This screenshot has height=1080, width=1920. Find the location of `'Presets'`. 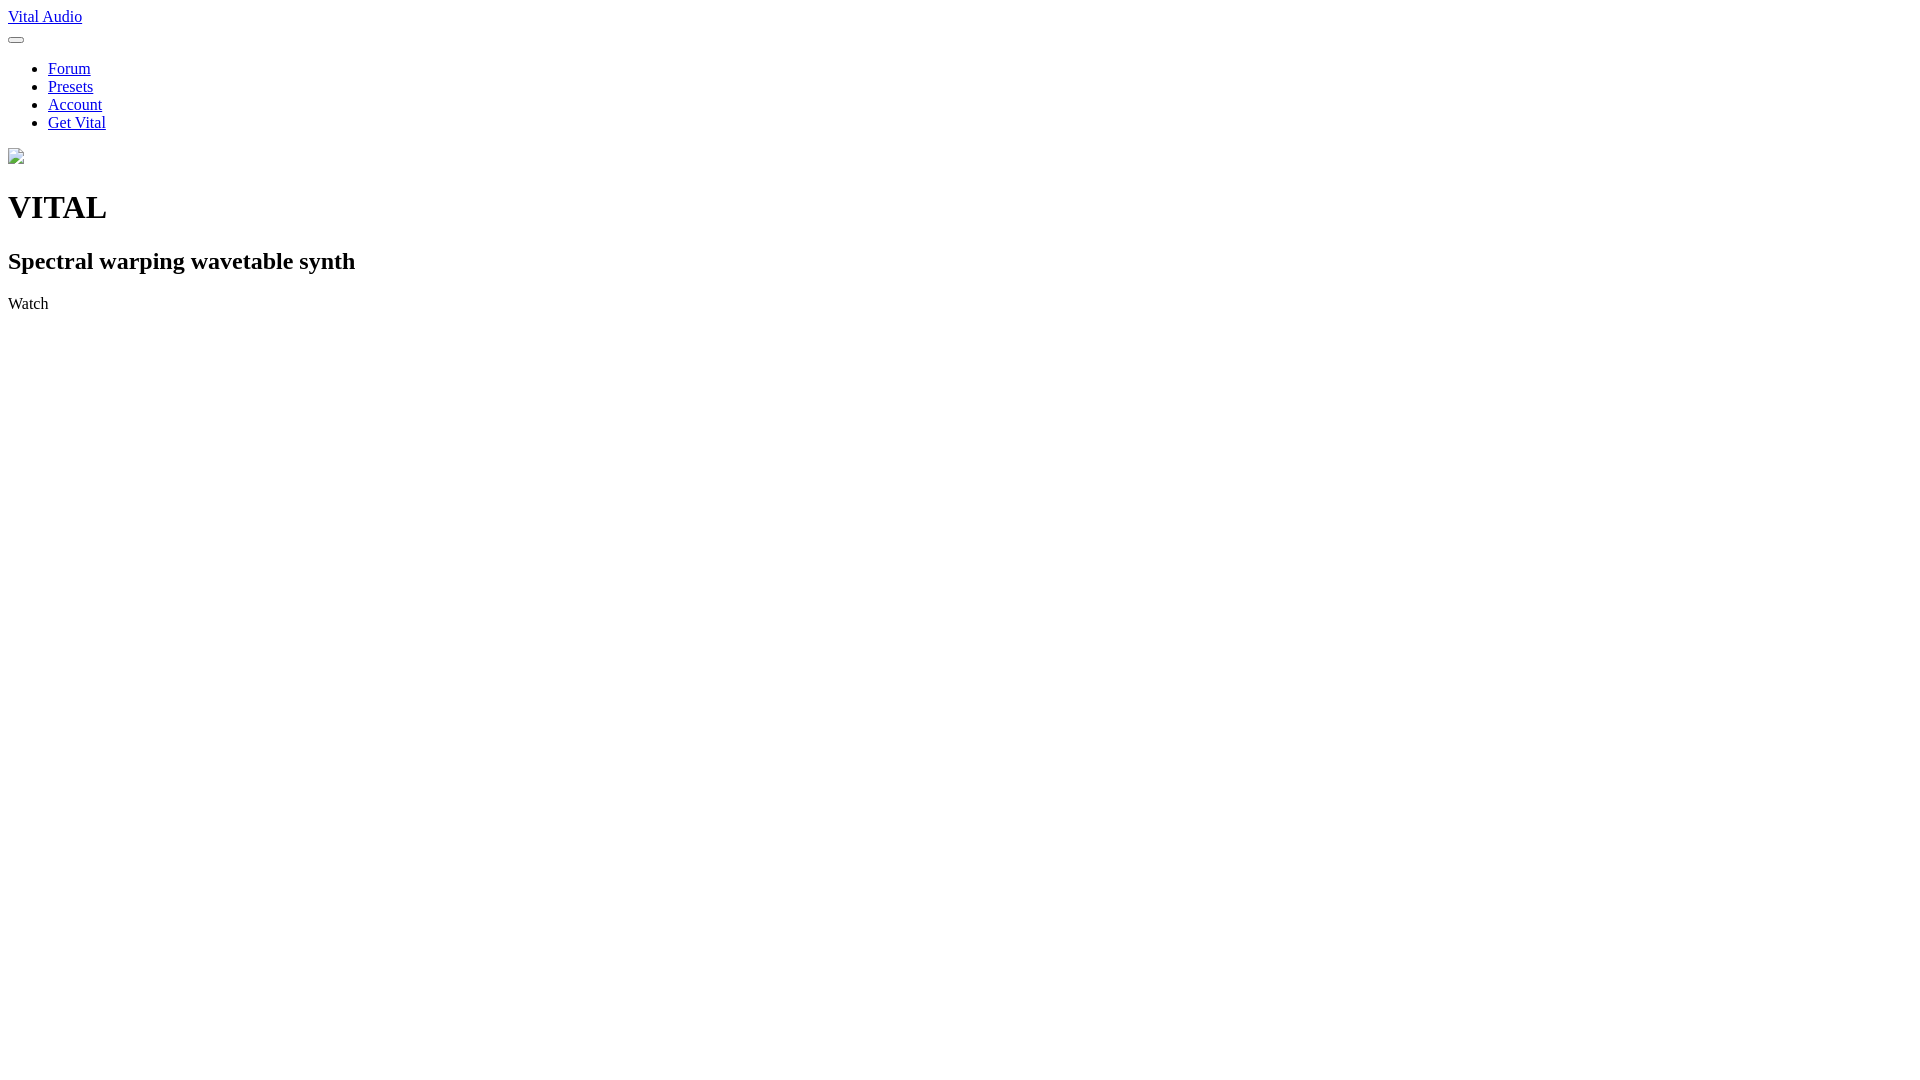

'Presets' is located at coordinates (48, 85).